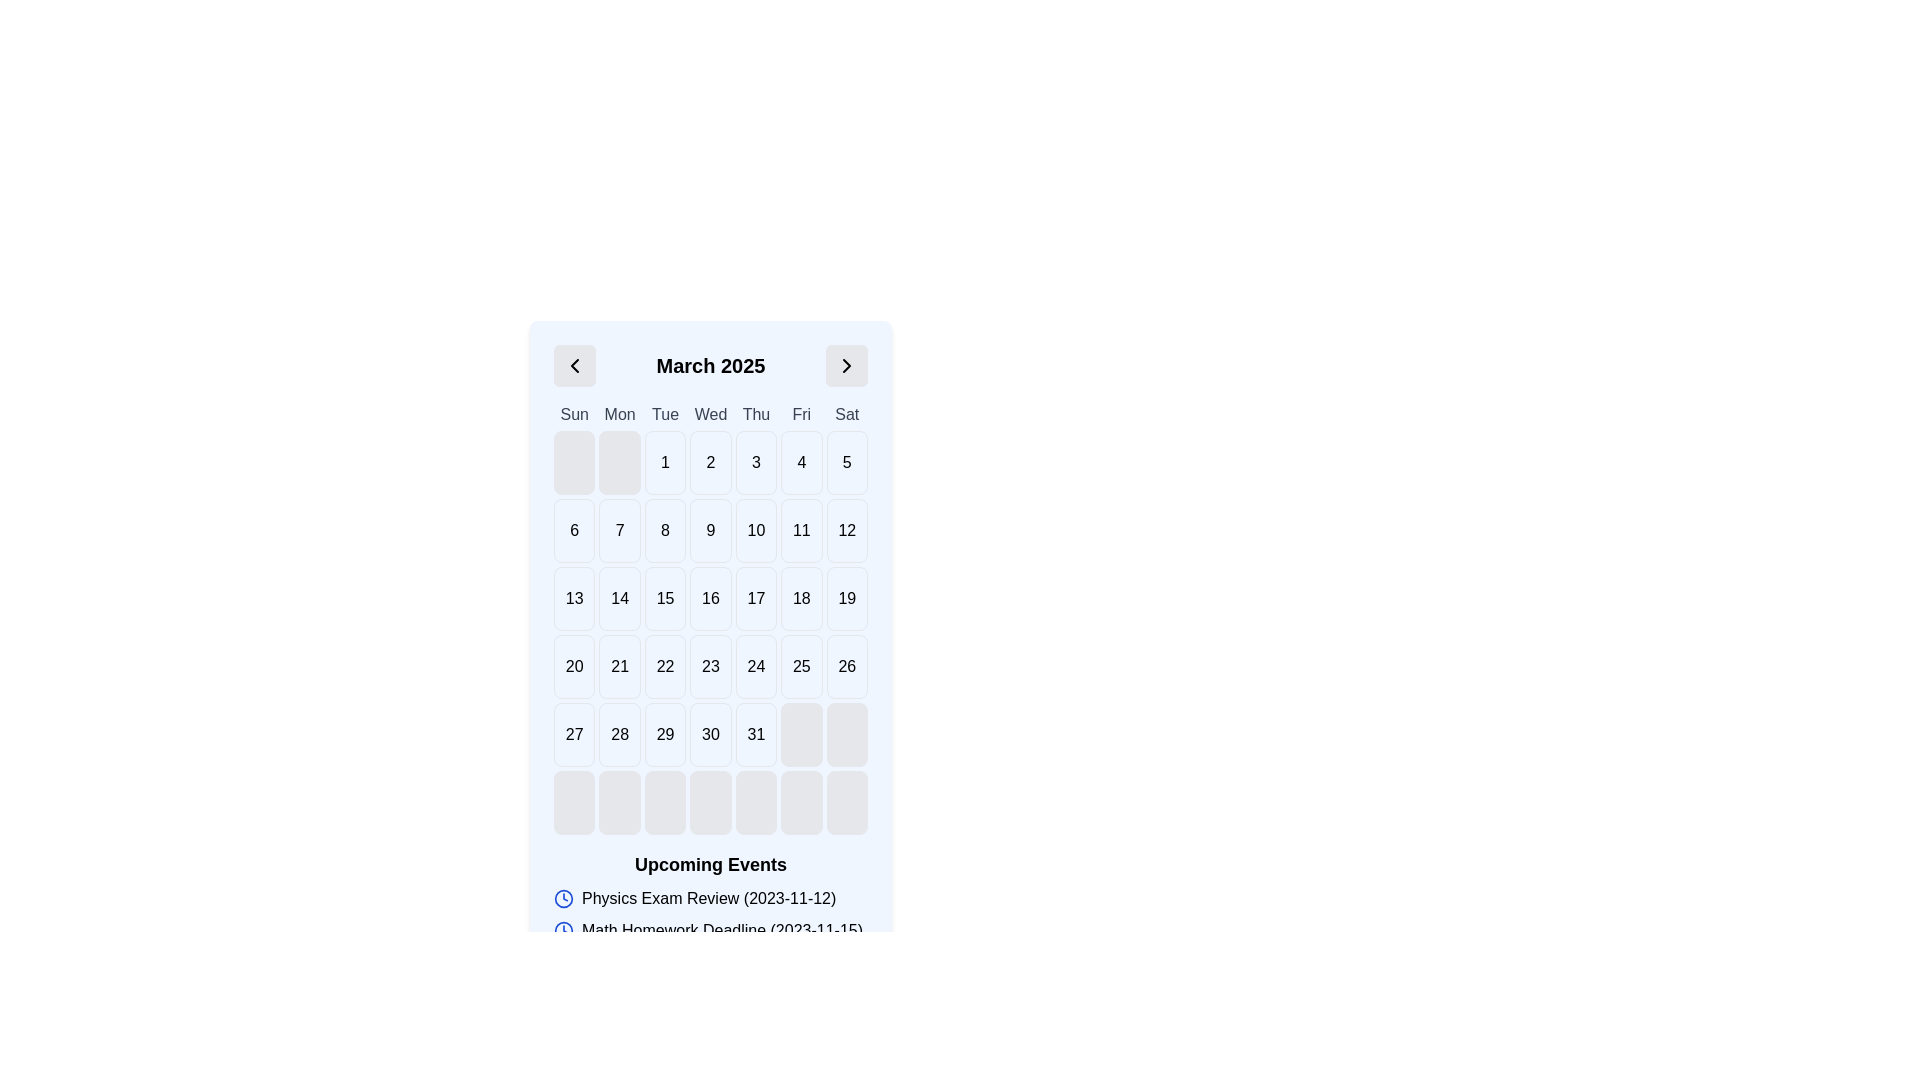  Describe the element at coordinates (847, 414) in the screenshot. I see `the text label representing Saturdays in the calendar grid, which is the last item in the row of seven labels` at that location.